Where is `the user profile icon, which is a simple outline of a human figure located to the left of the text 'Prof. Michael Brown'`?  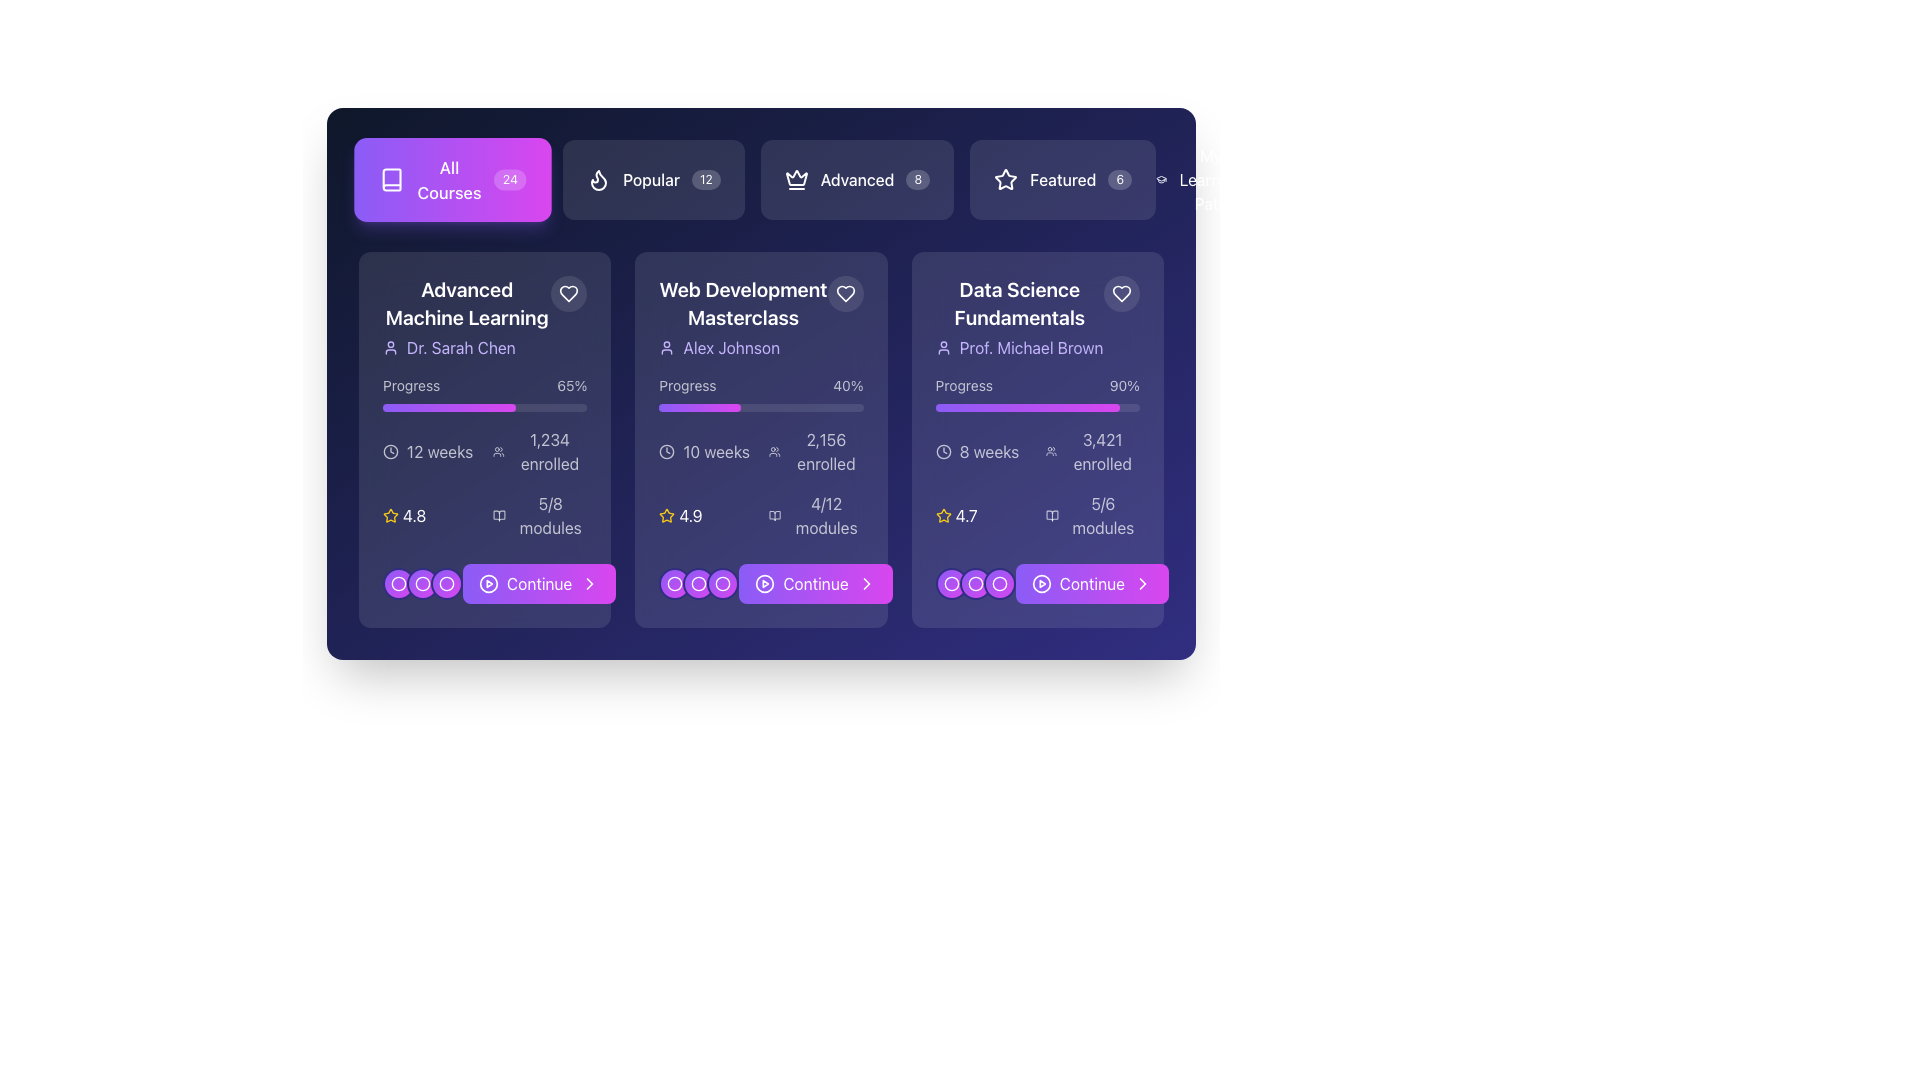
the user profile icon, which is a simple outline of a human figure located to the left of the text 'Prof. Michael Brown' is located at coordinates (942, 346).